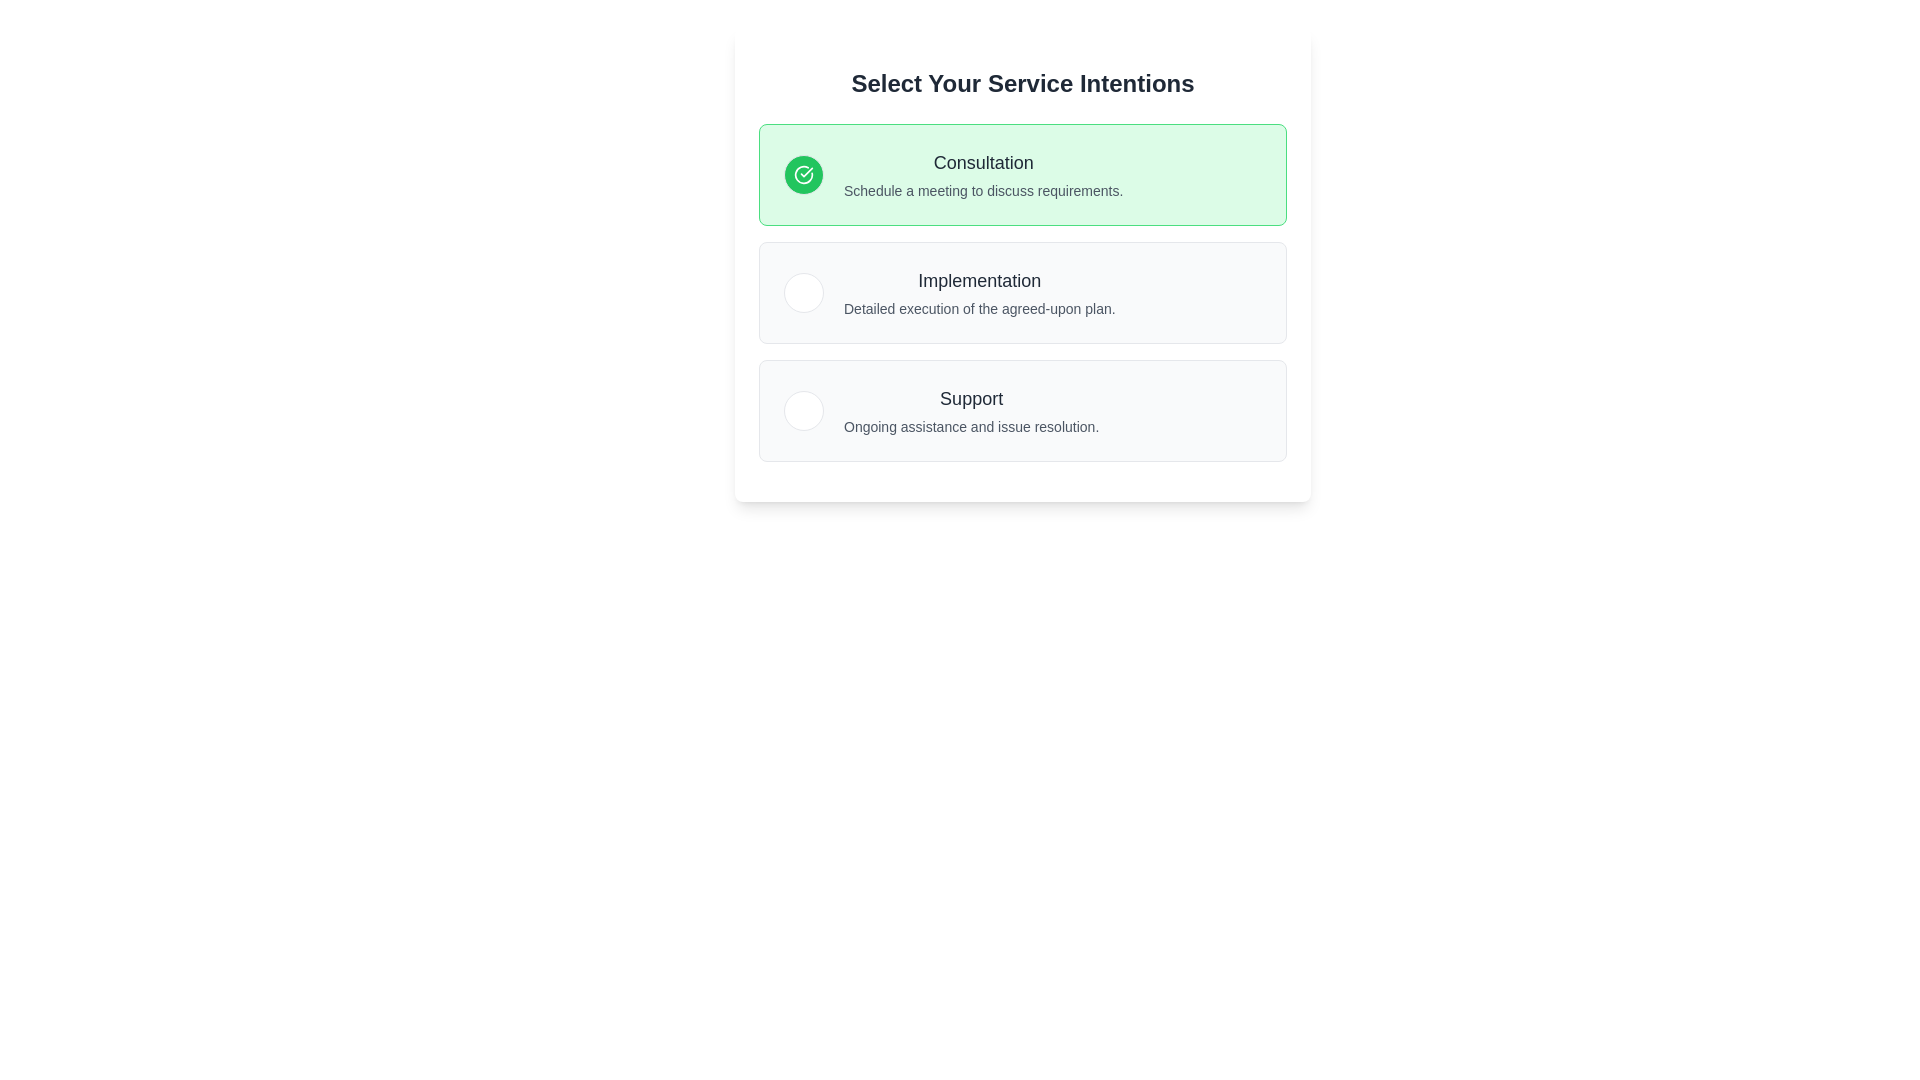 This screenshot has height=1080, width=1920. Describe the element at coordinates (804, 173) in the screenshot. I see `the circular green button with a white checkmark icon located to the left of the 'Consultation' section` at that location.